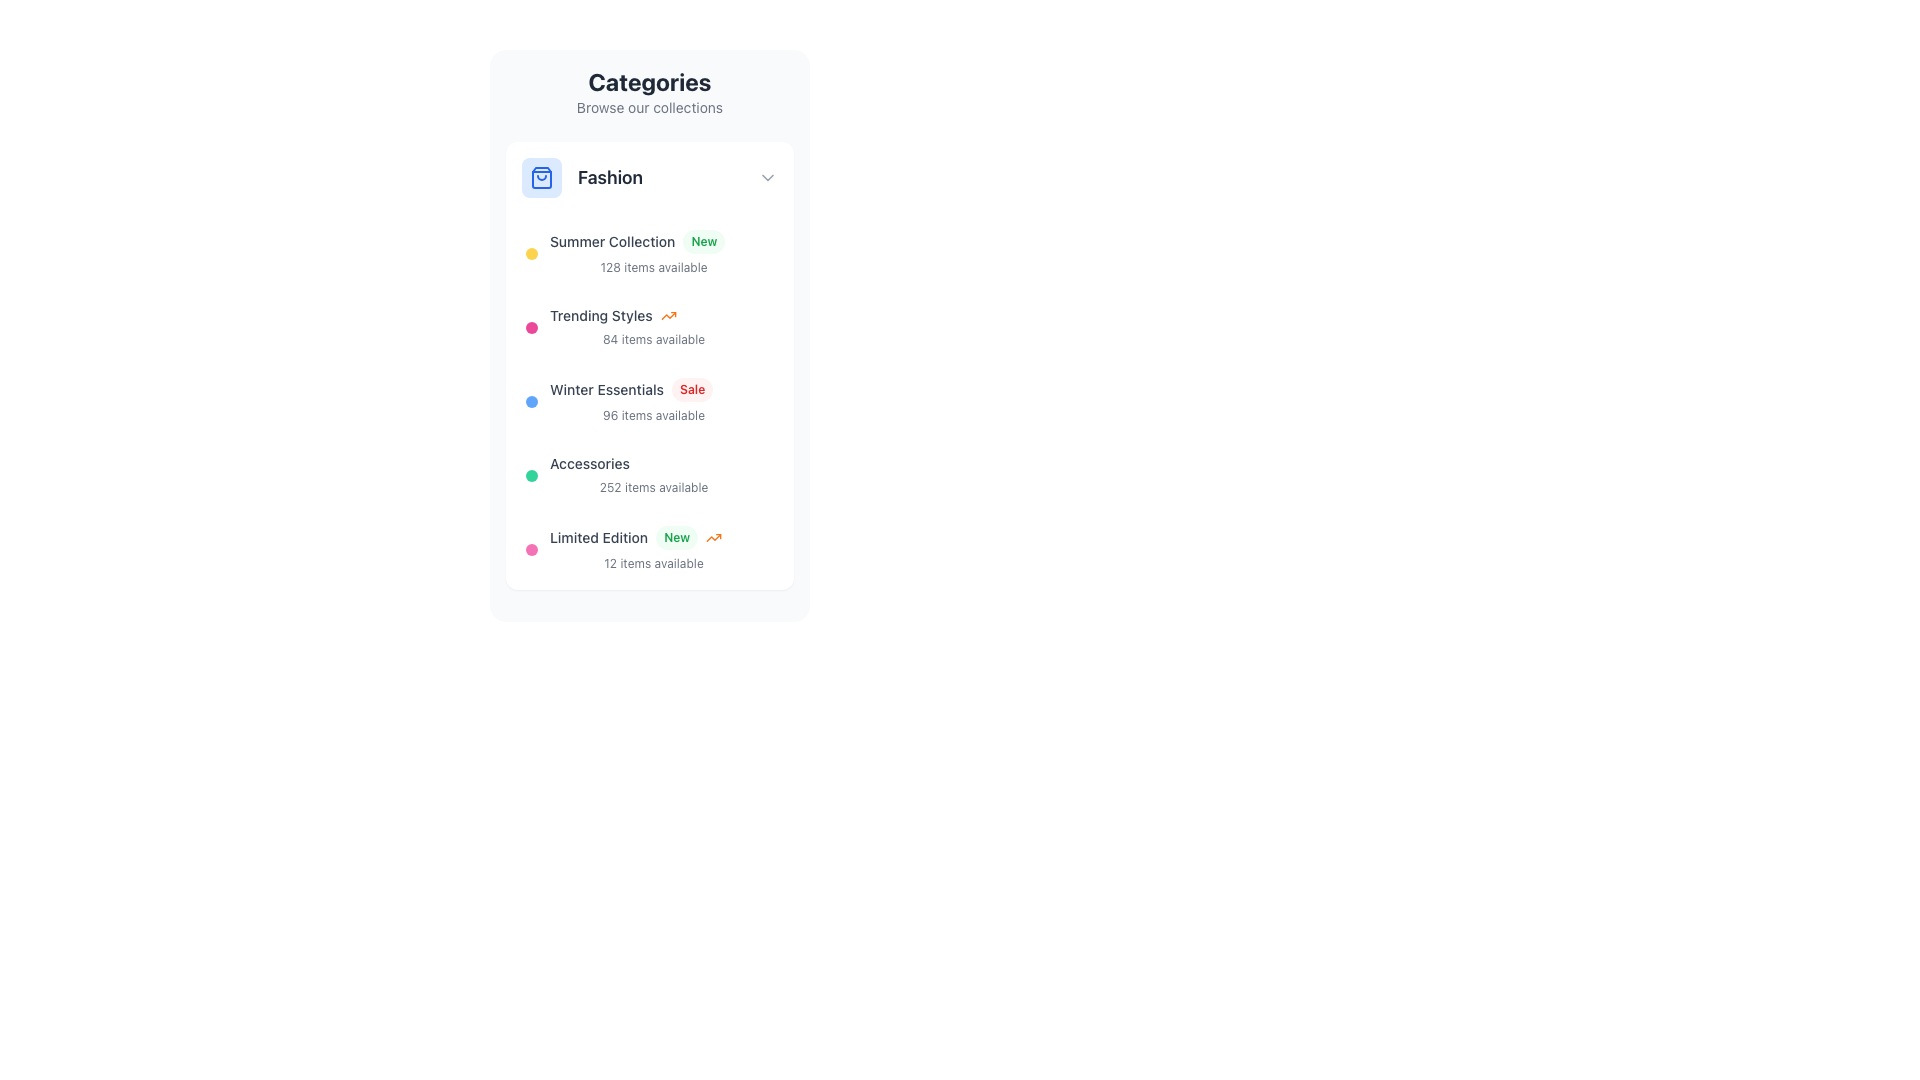 The height and width of the screenshot is (1080, 1920). I want to click on the 'New' badge label styled with green text and rounded background, which is positioned to the right of the 'Summer Collection' text in the Fashion category, so click(704, 241).